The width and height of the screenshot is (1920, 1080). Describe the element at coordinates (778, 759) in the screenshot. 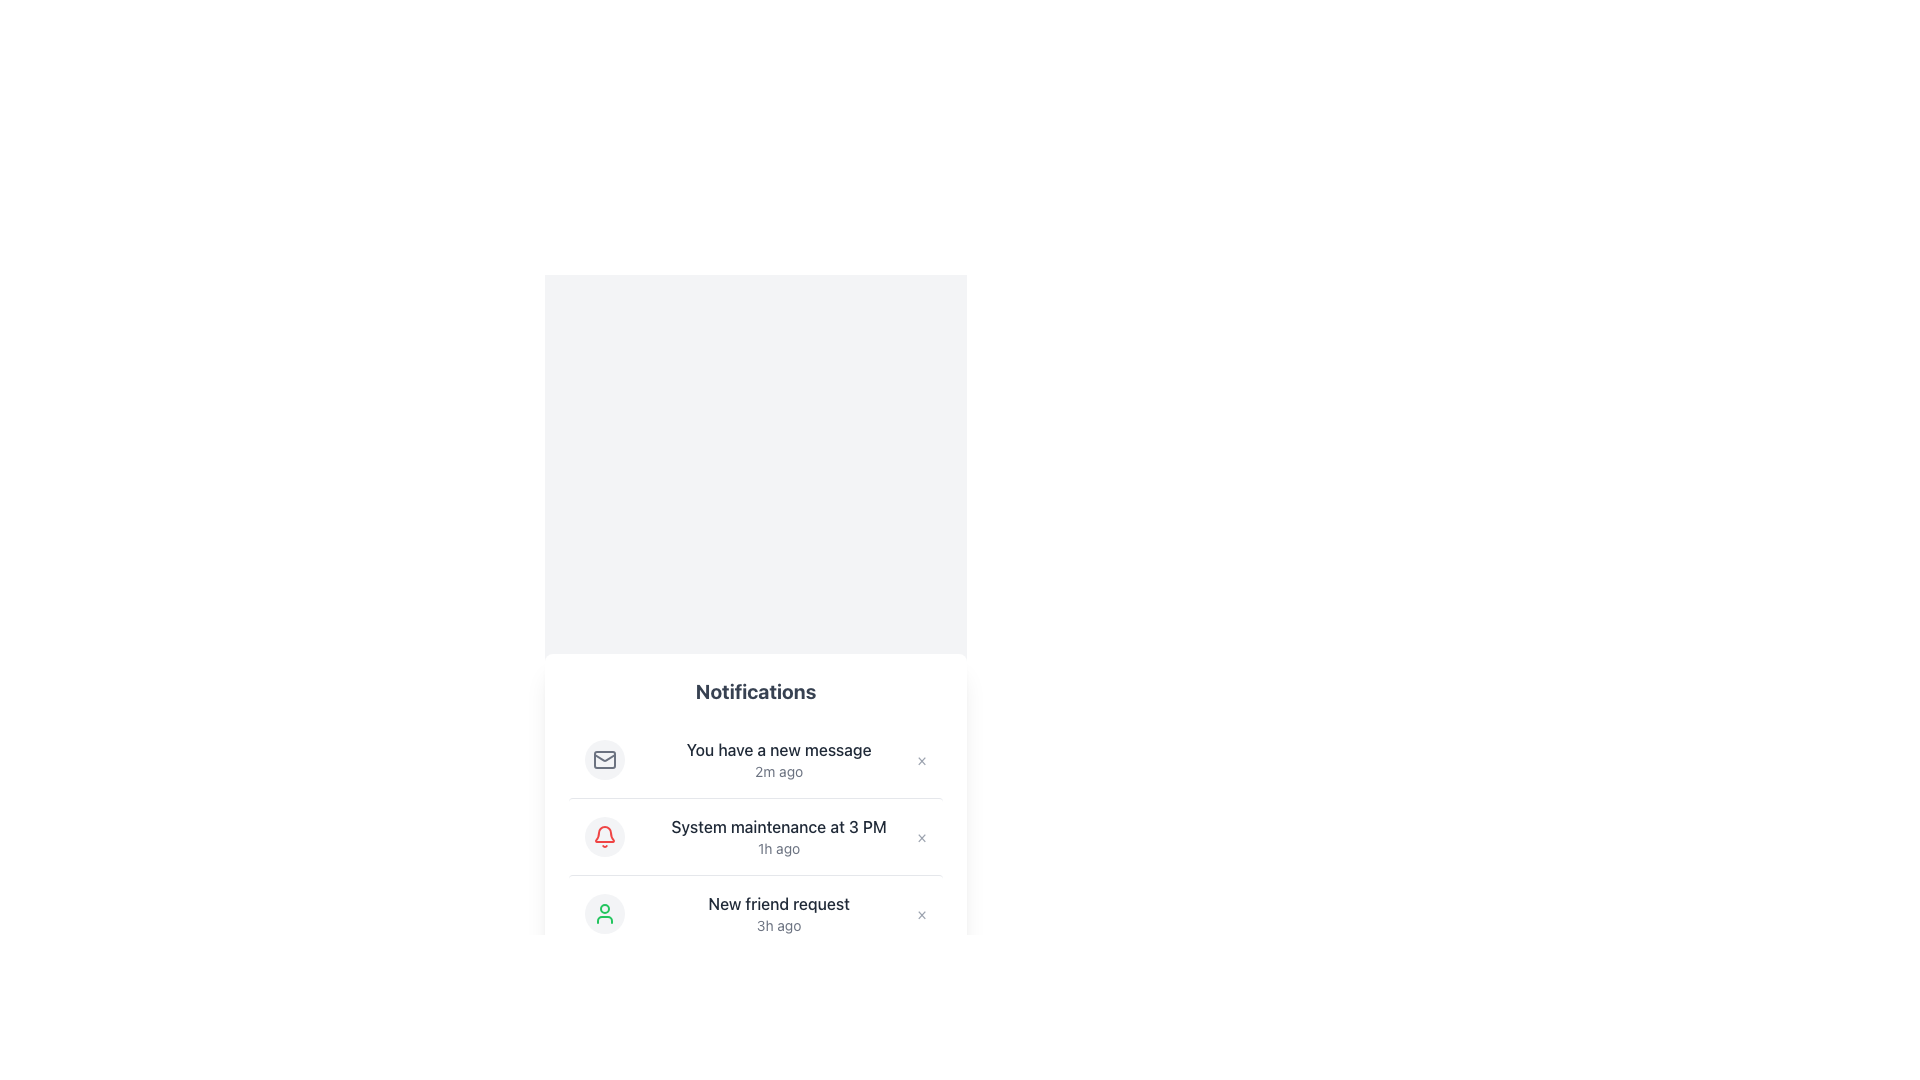

I see `the notification text block located under the 'Notifications' section header, which is the first item in the list and aligned with an envelope icon` at that location.